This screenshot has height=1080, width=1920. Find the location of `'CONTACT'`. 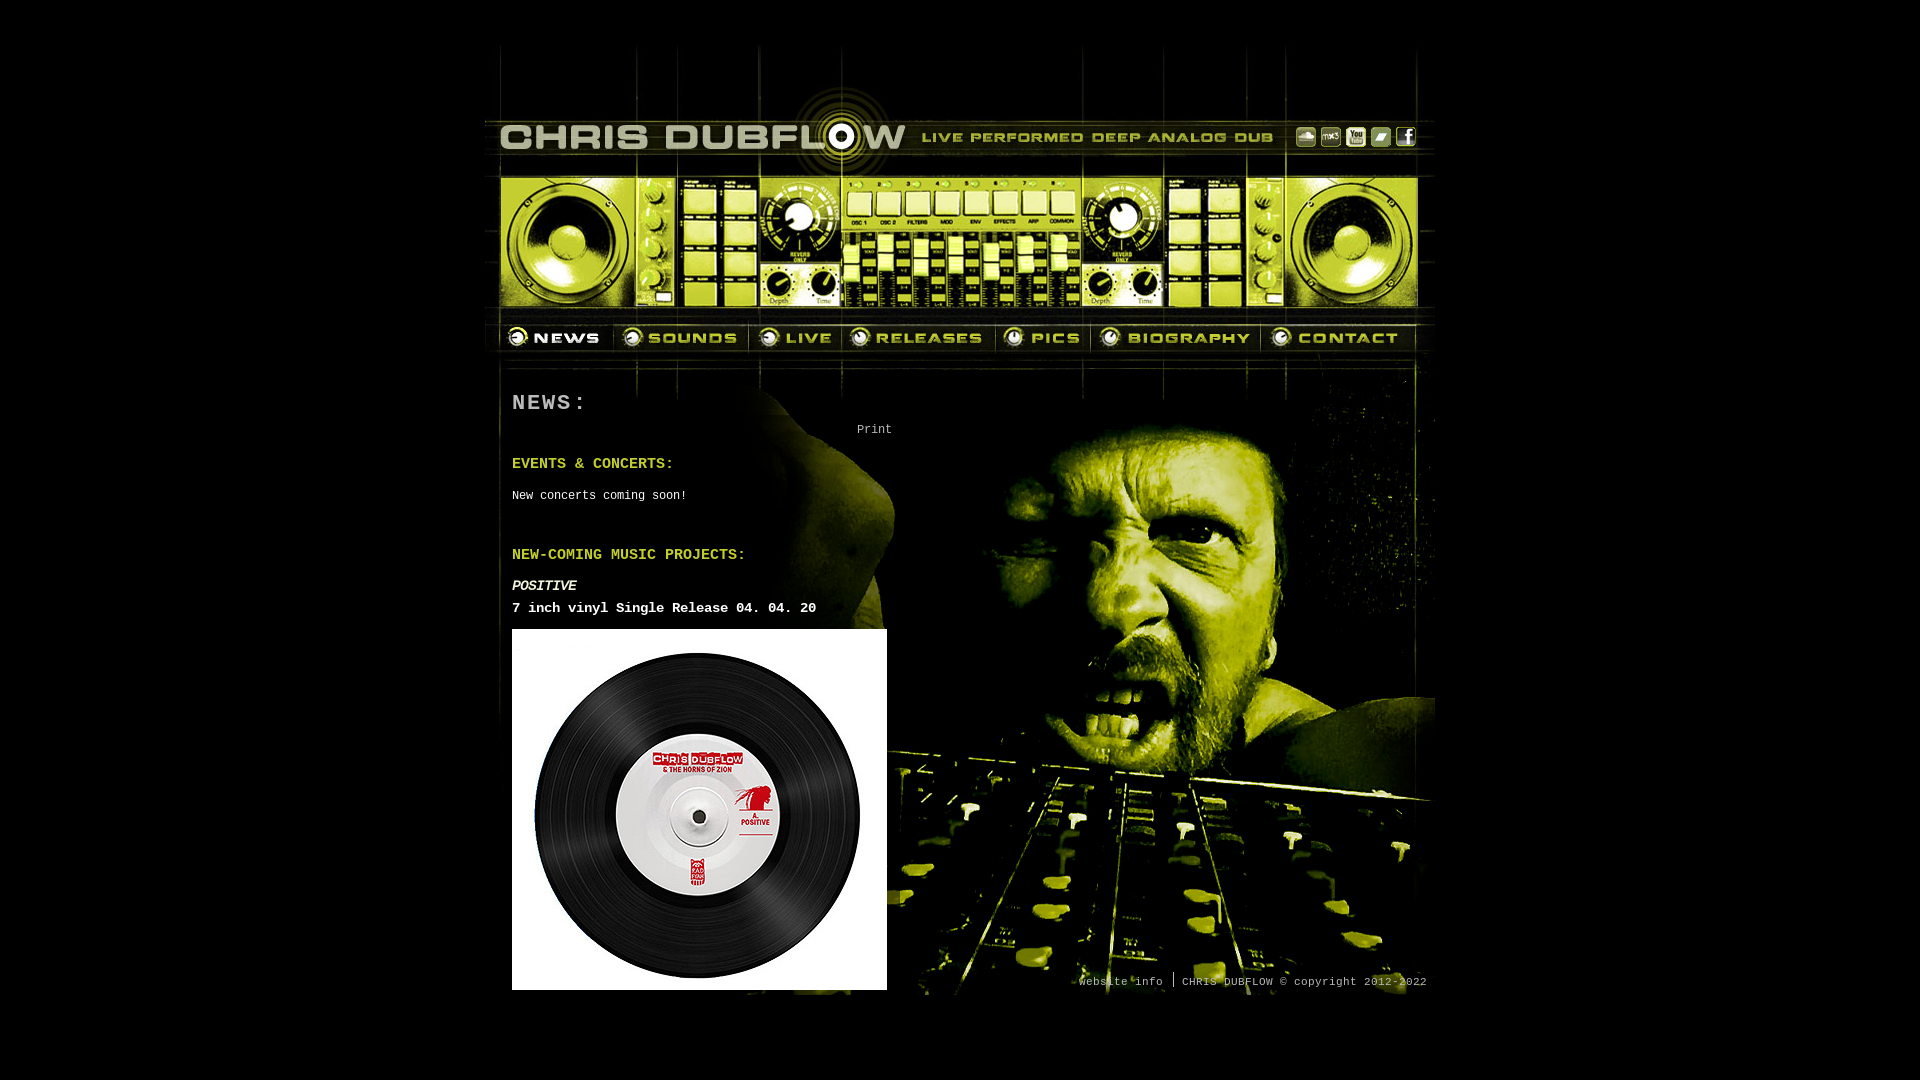

'CONTACT' is located at coordinates (1338, 337).